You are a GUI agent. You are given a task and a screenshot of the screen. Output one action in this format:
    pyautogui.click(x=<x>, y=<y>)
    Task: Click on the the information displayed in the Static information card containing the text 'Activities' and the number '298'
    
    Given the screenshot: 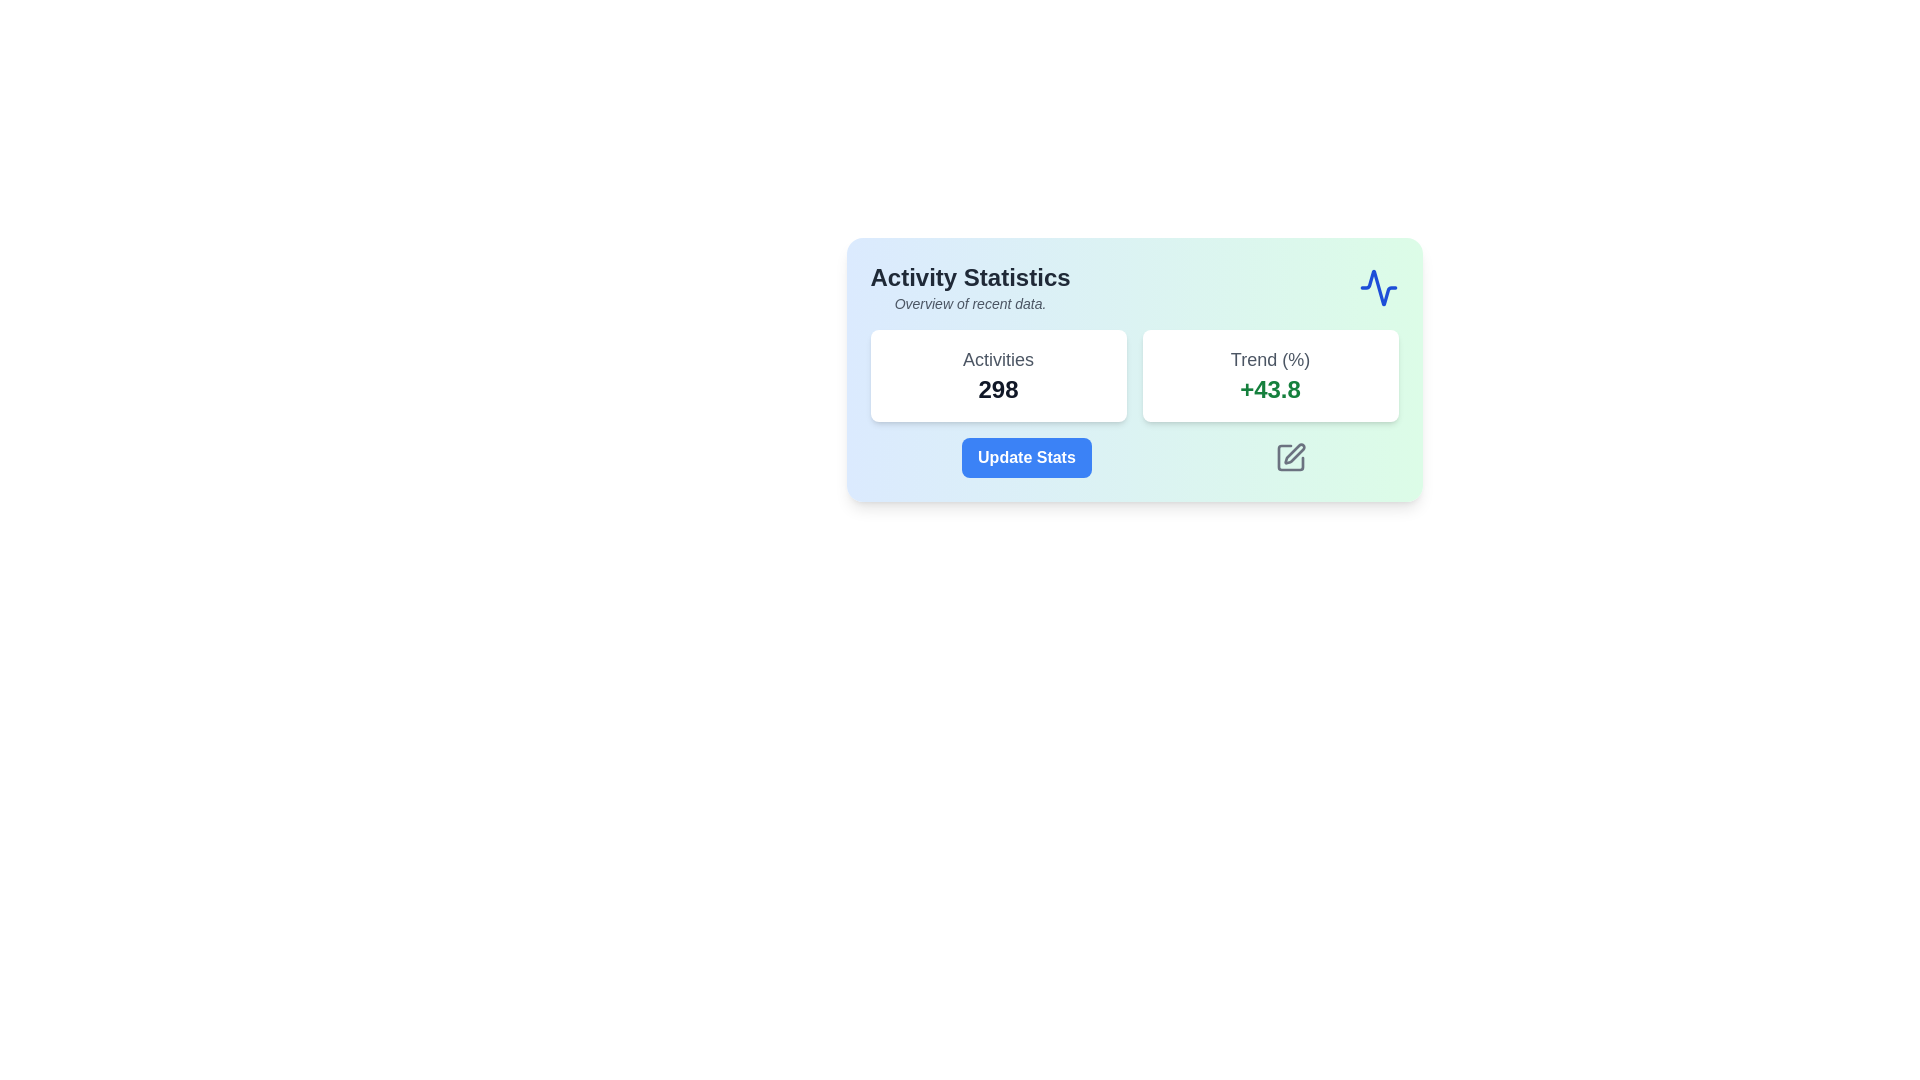 What is the action you would take?
    pyautogui.click(x=998, y=375)
    